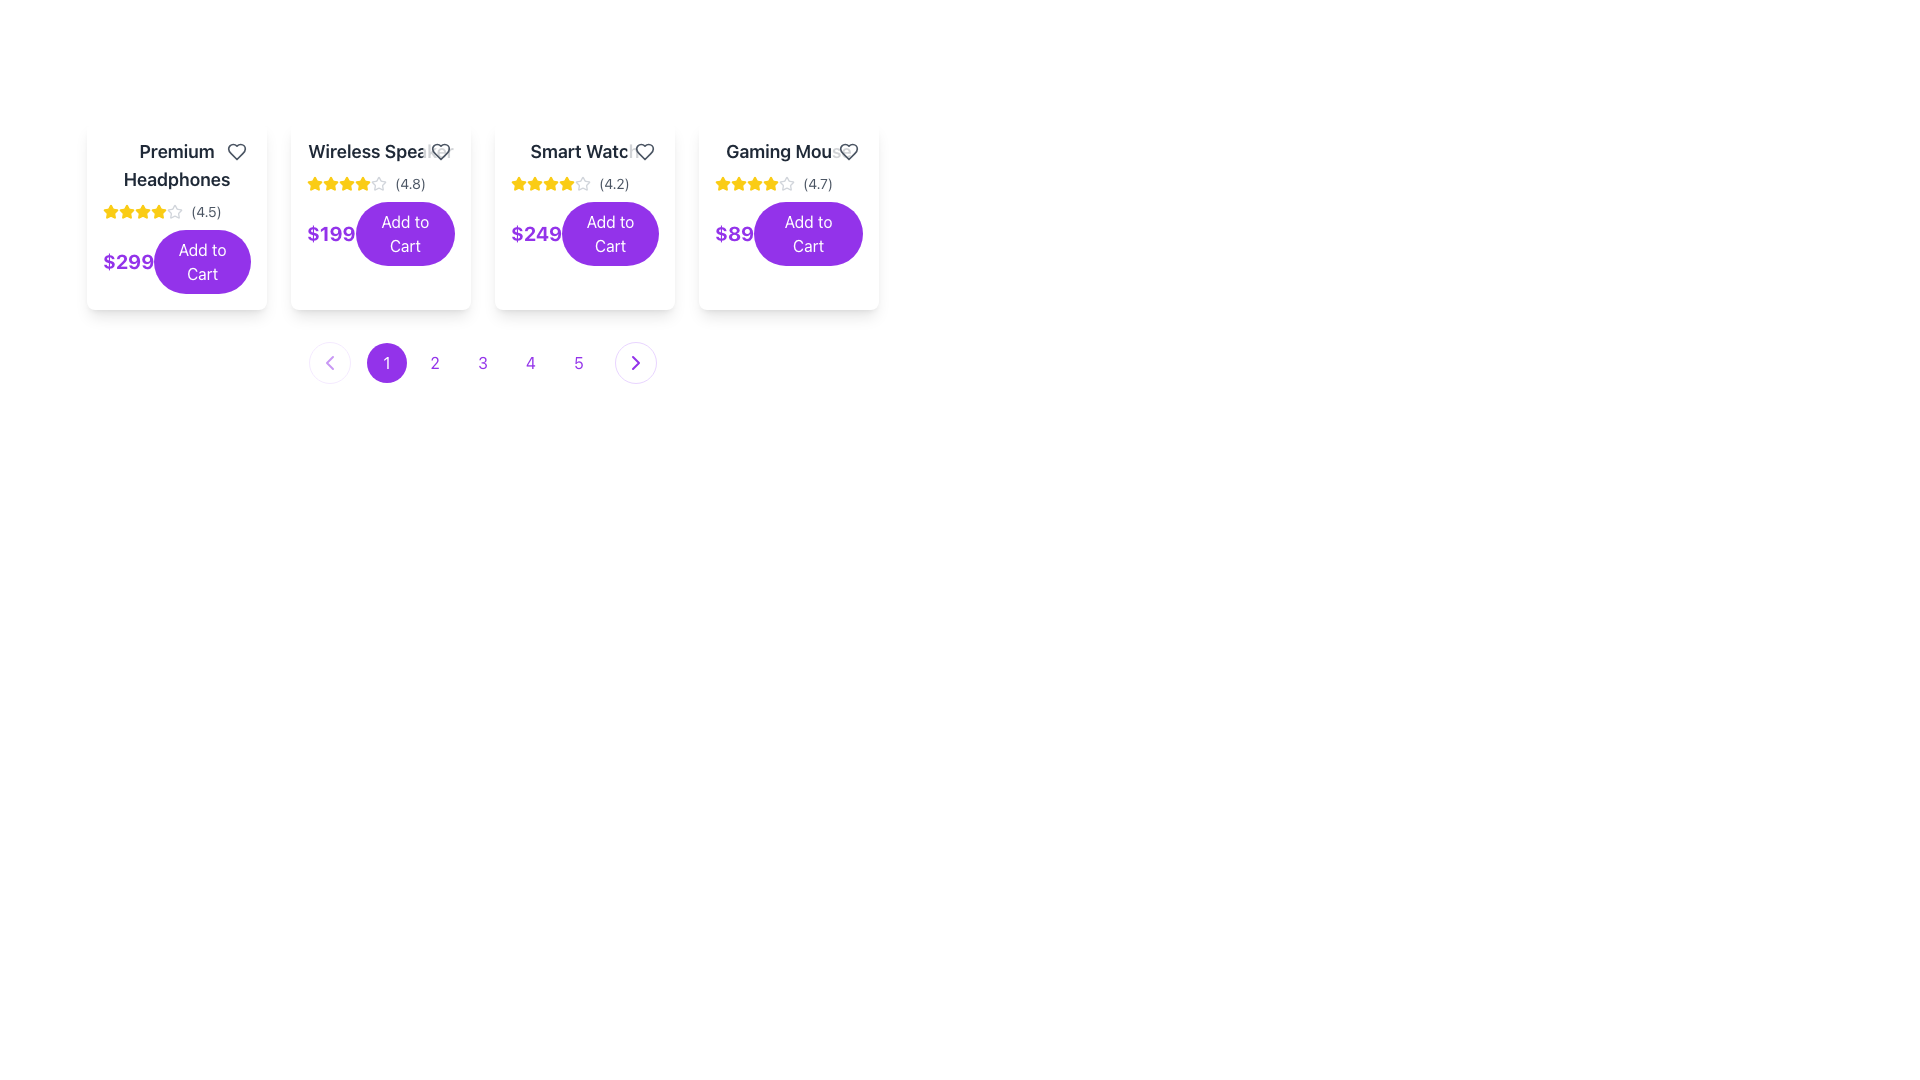 The image size is (1920, 1080). What do you see at coordinates (142, 212) in the screenshot?
I see `the fifth yellow star-shaped rating icon in the rating display under the 'Premium Headphones' product card` at bounding box center [142, 212].